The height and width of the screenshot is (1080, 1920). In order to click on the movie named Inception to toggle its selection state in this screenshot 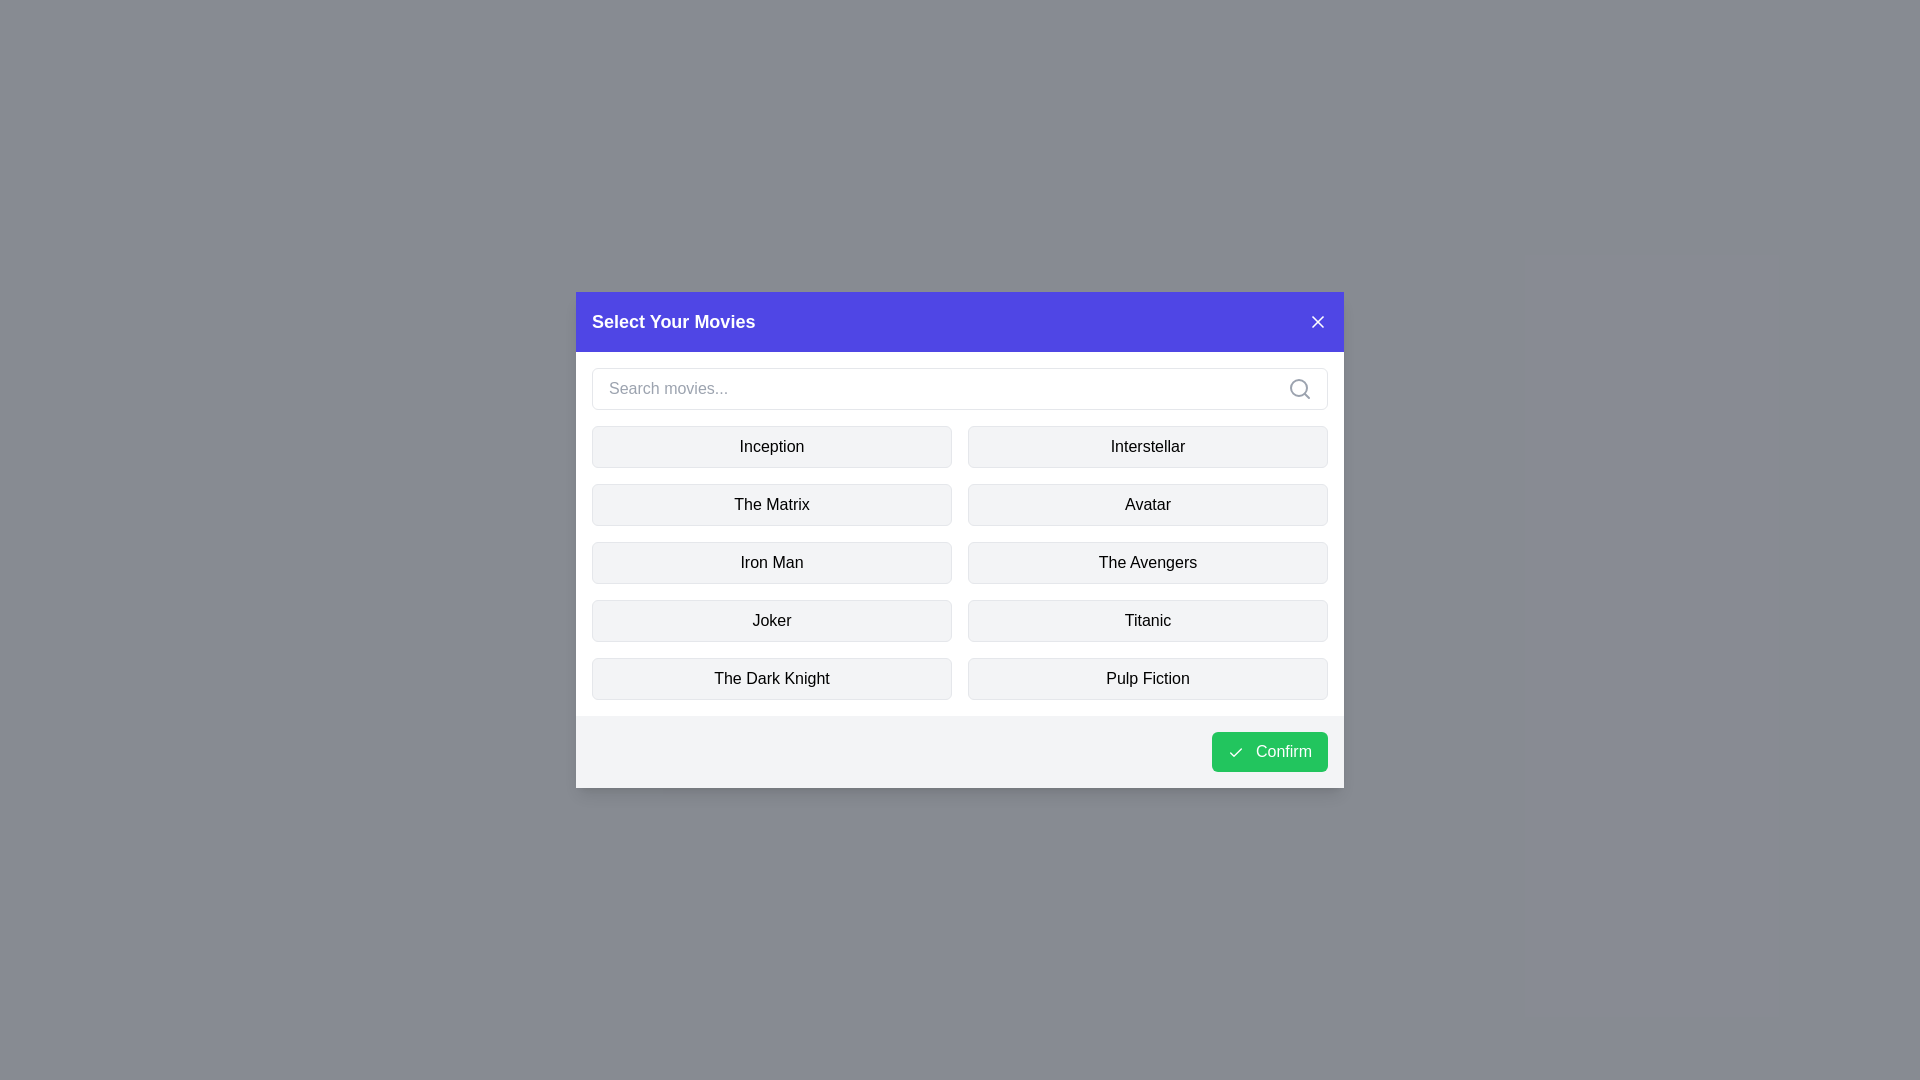, I will do `click(771, 446)`.